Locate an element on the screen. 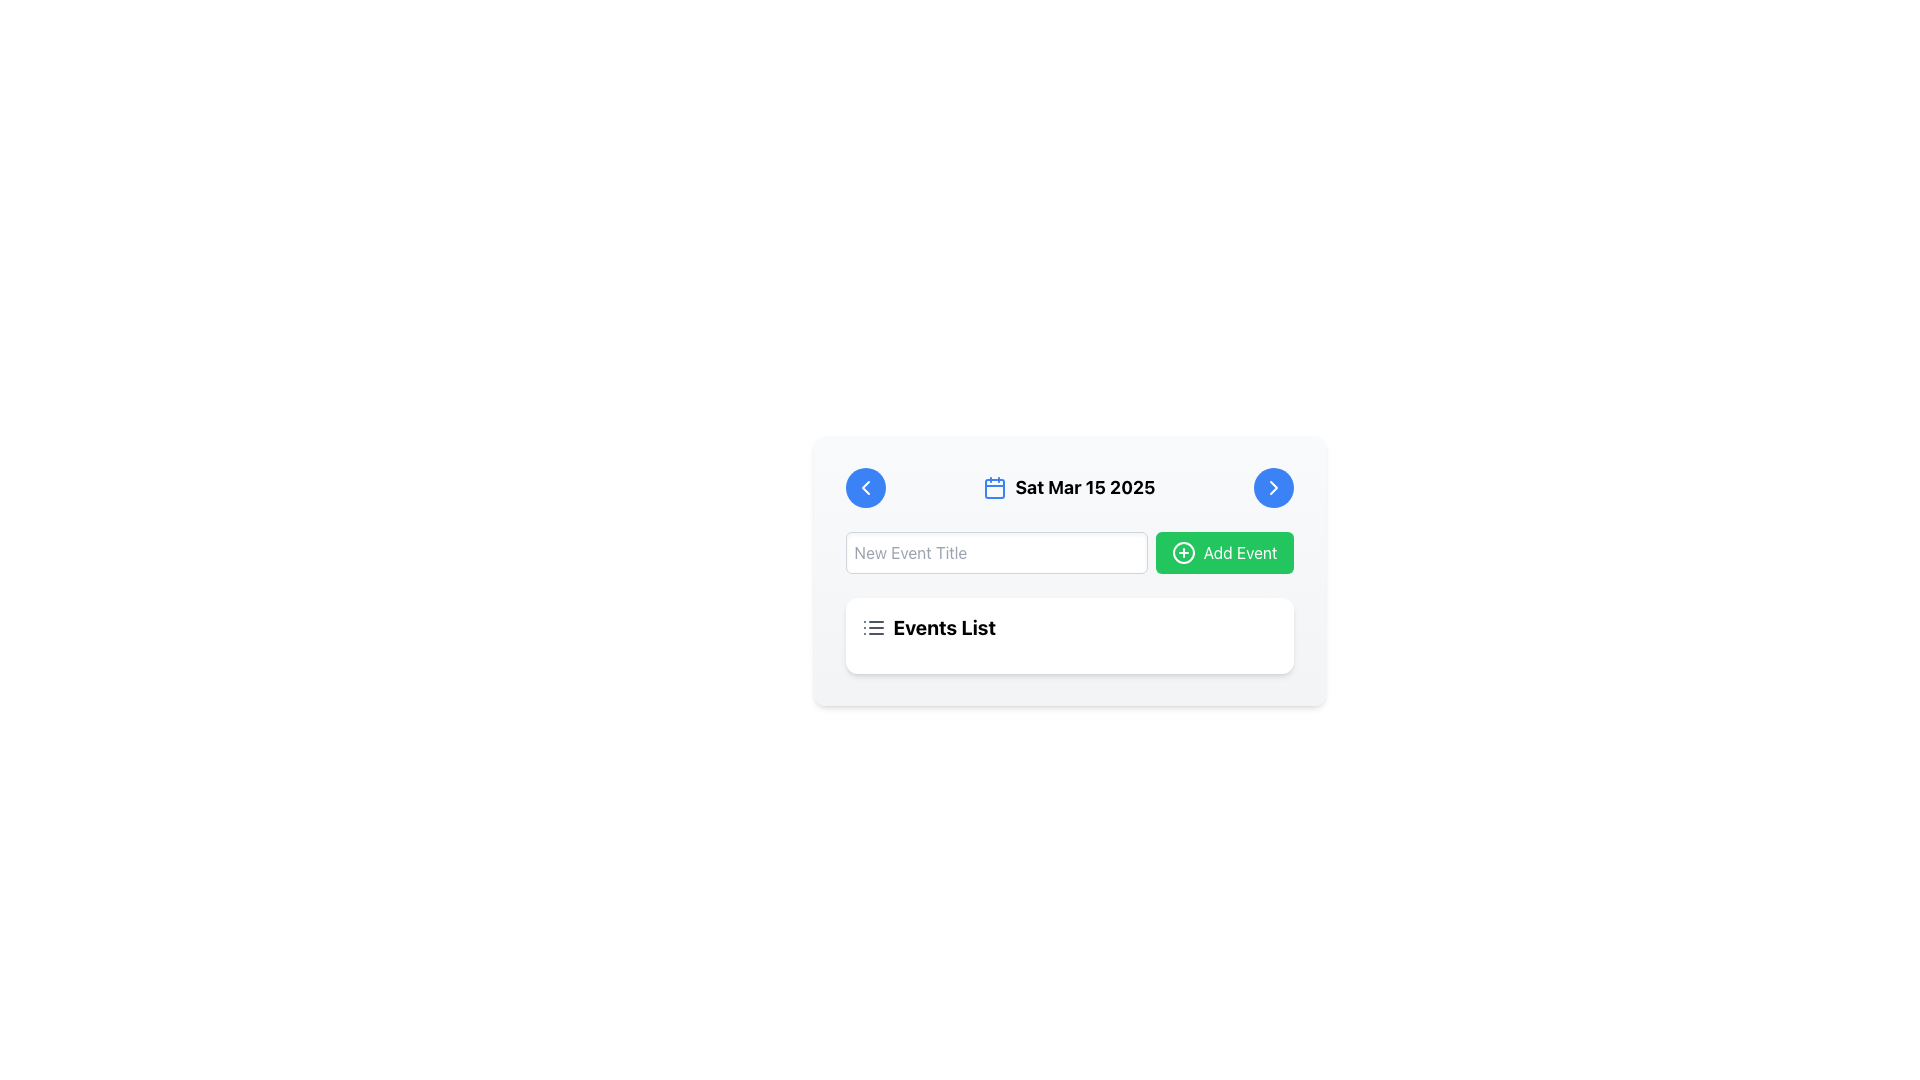  the Label with Icon that displays a blue calendar icon followed by the text 'Sat Mar 15 2025', located at the center of a card-style interface is located at coordinates (1068, 488).